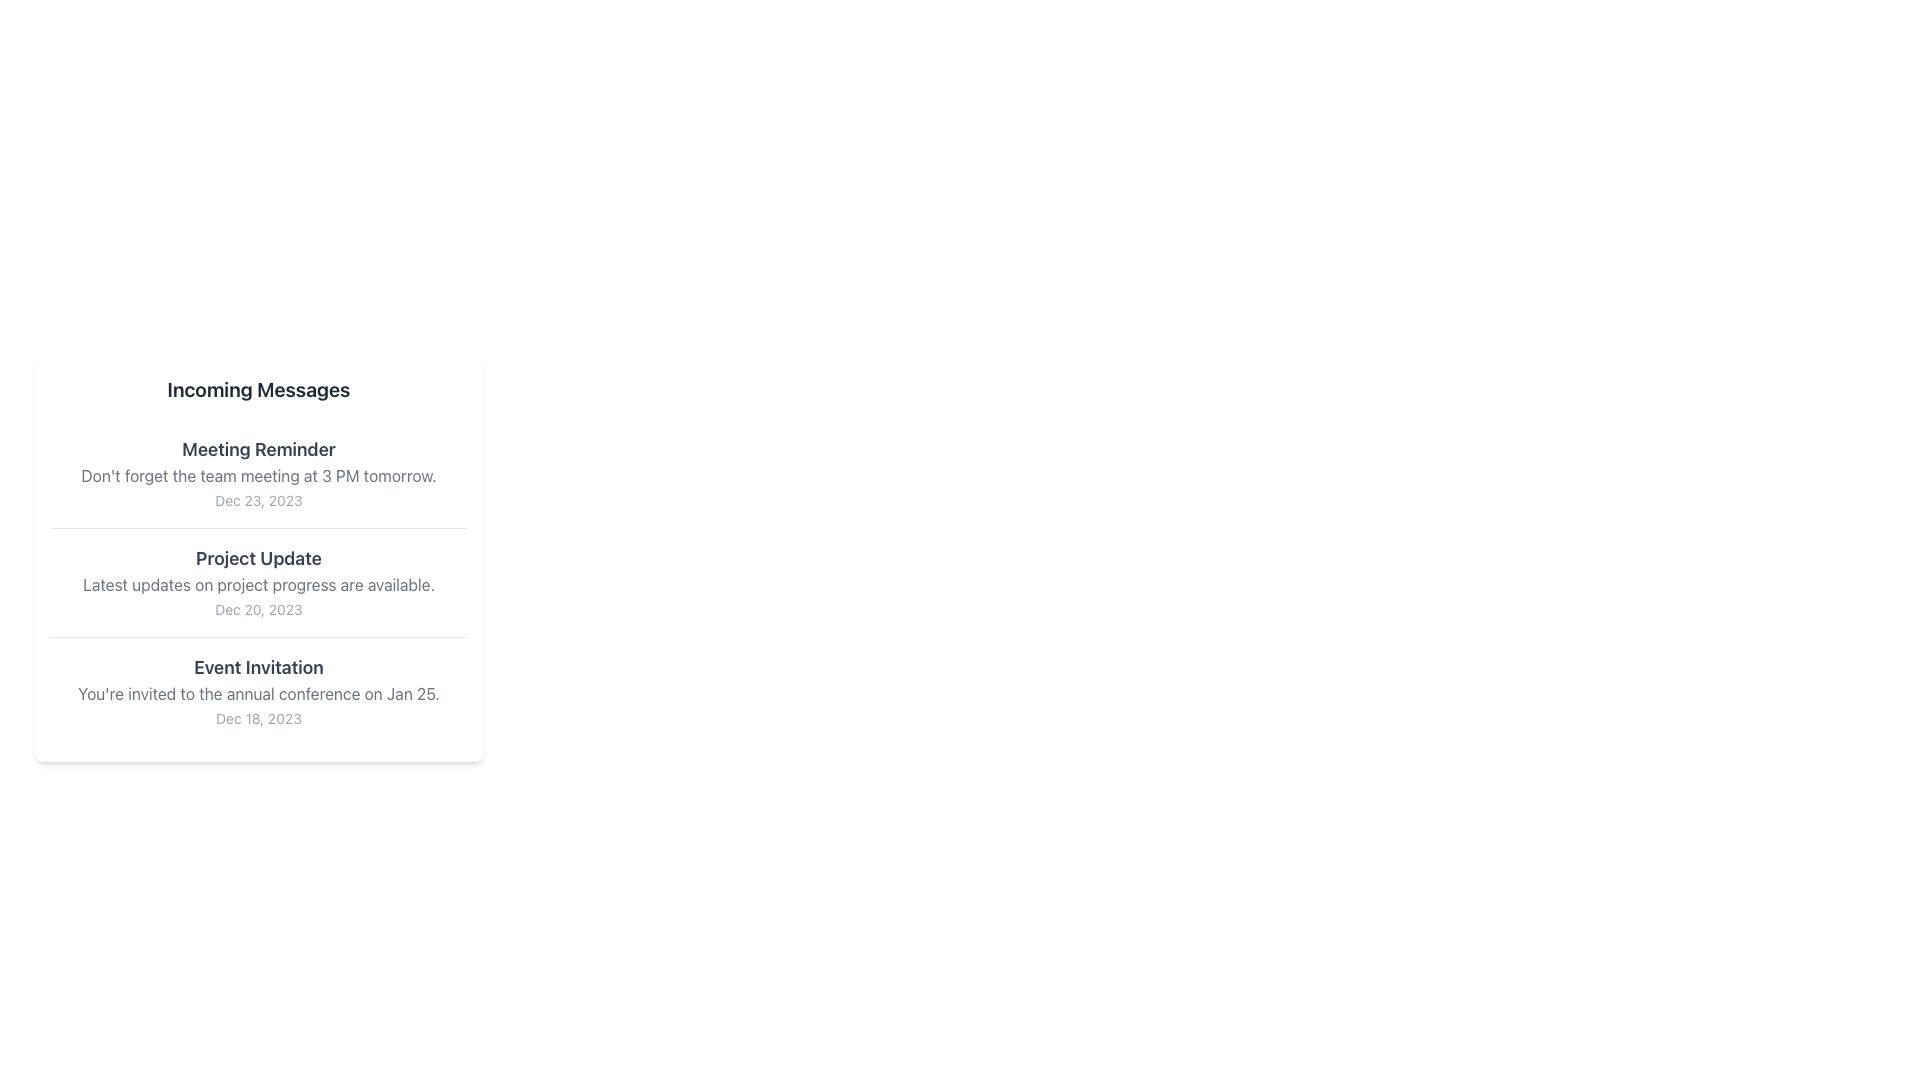  Describe the element at coordinates (258, 585) in the screenshot. I see `text snippet styled in gray that says 'Latest updates on project progress are available.' This text is located below the 'Project Update' title and above the date text 'Dec 20, 2023.'` at that location.